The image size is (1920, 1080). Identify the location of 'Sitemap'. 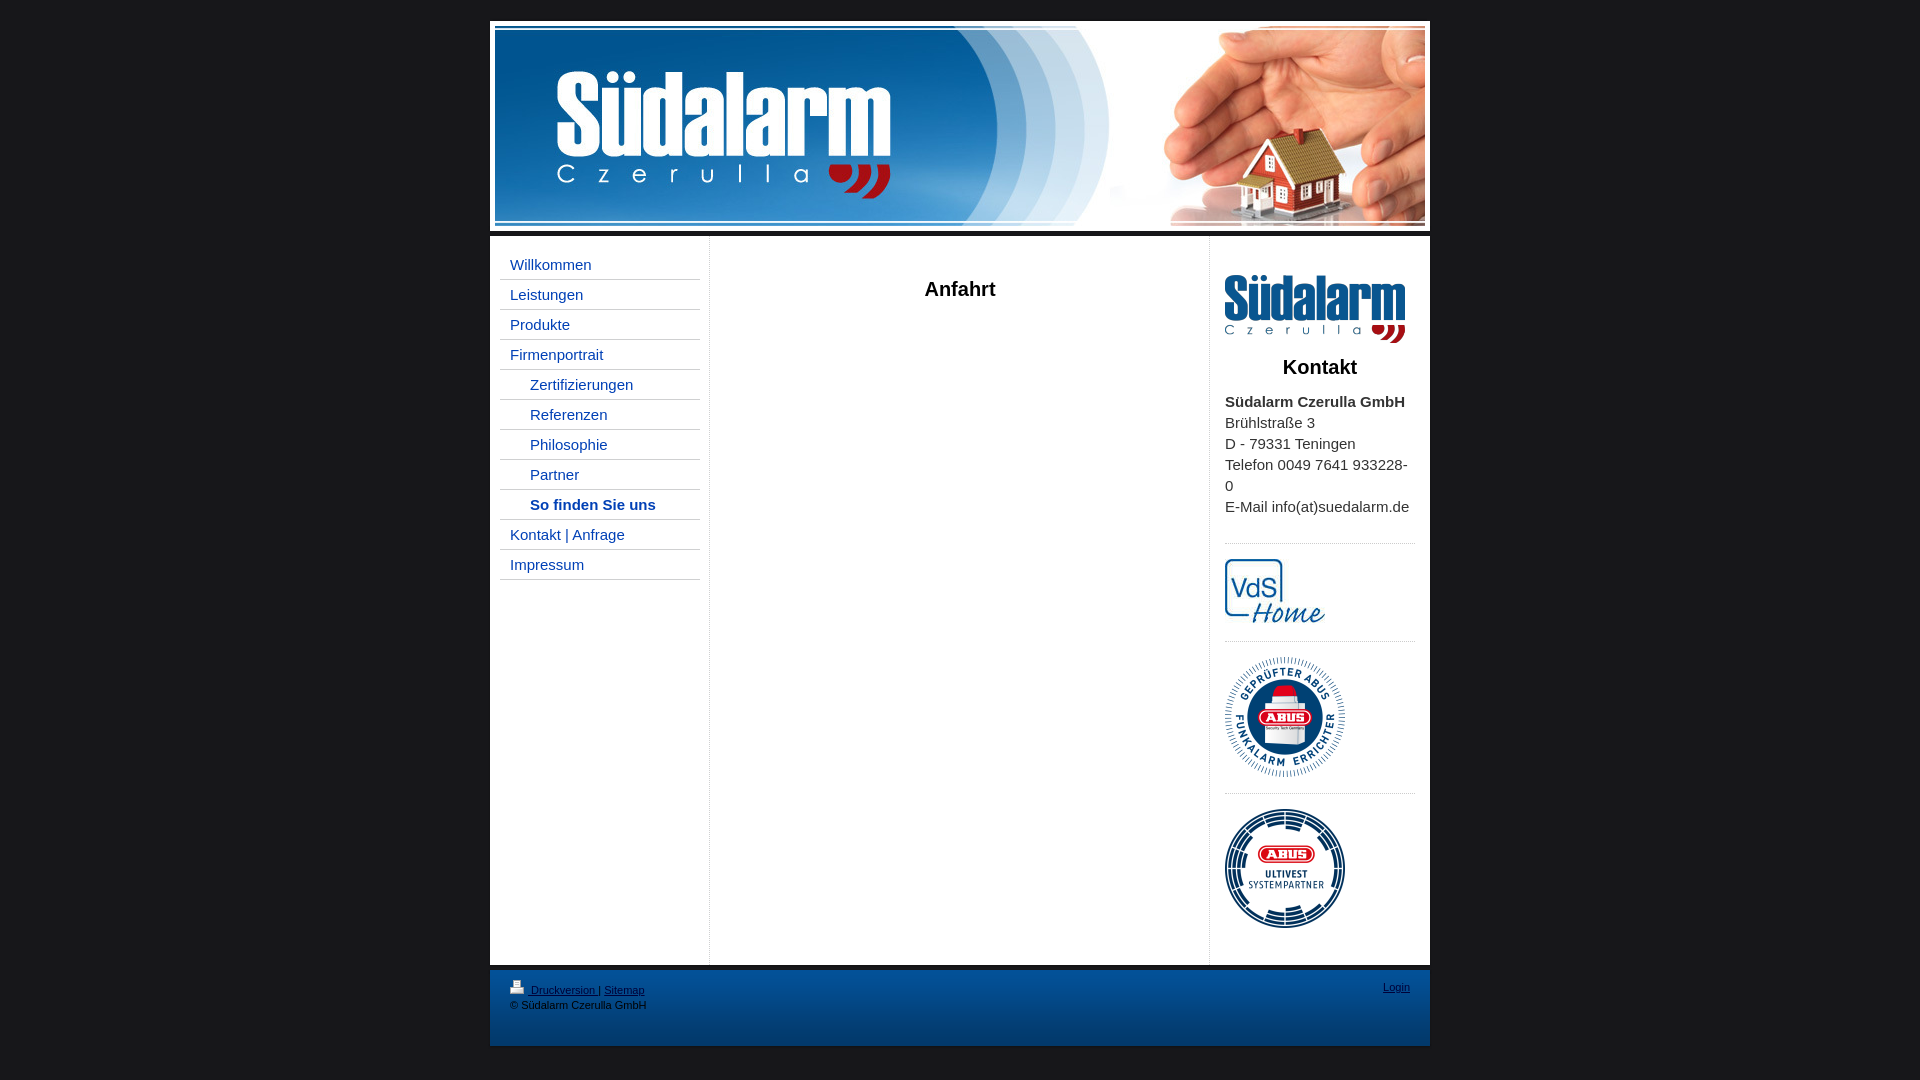
(623, 990).